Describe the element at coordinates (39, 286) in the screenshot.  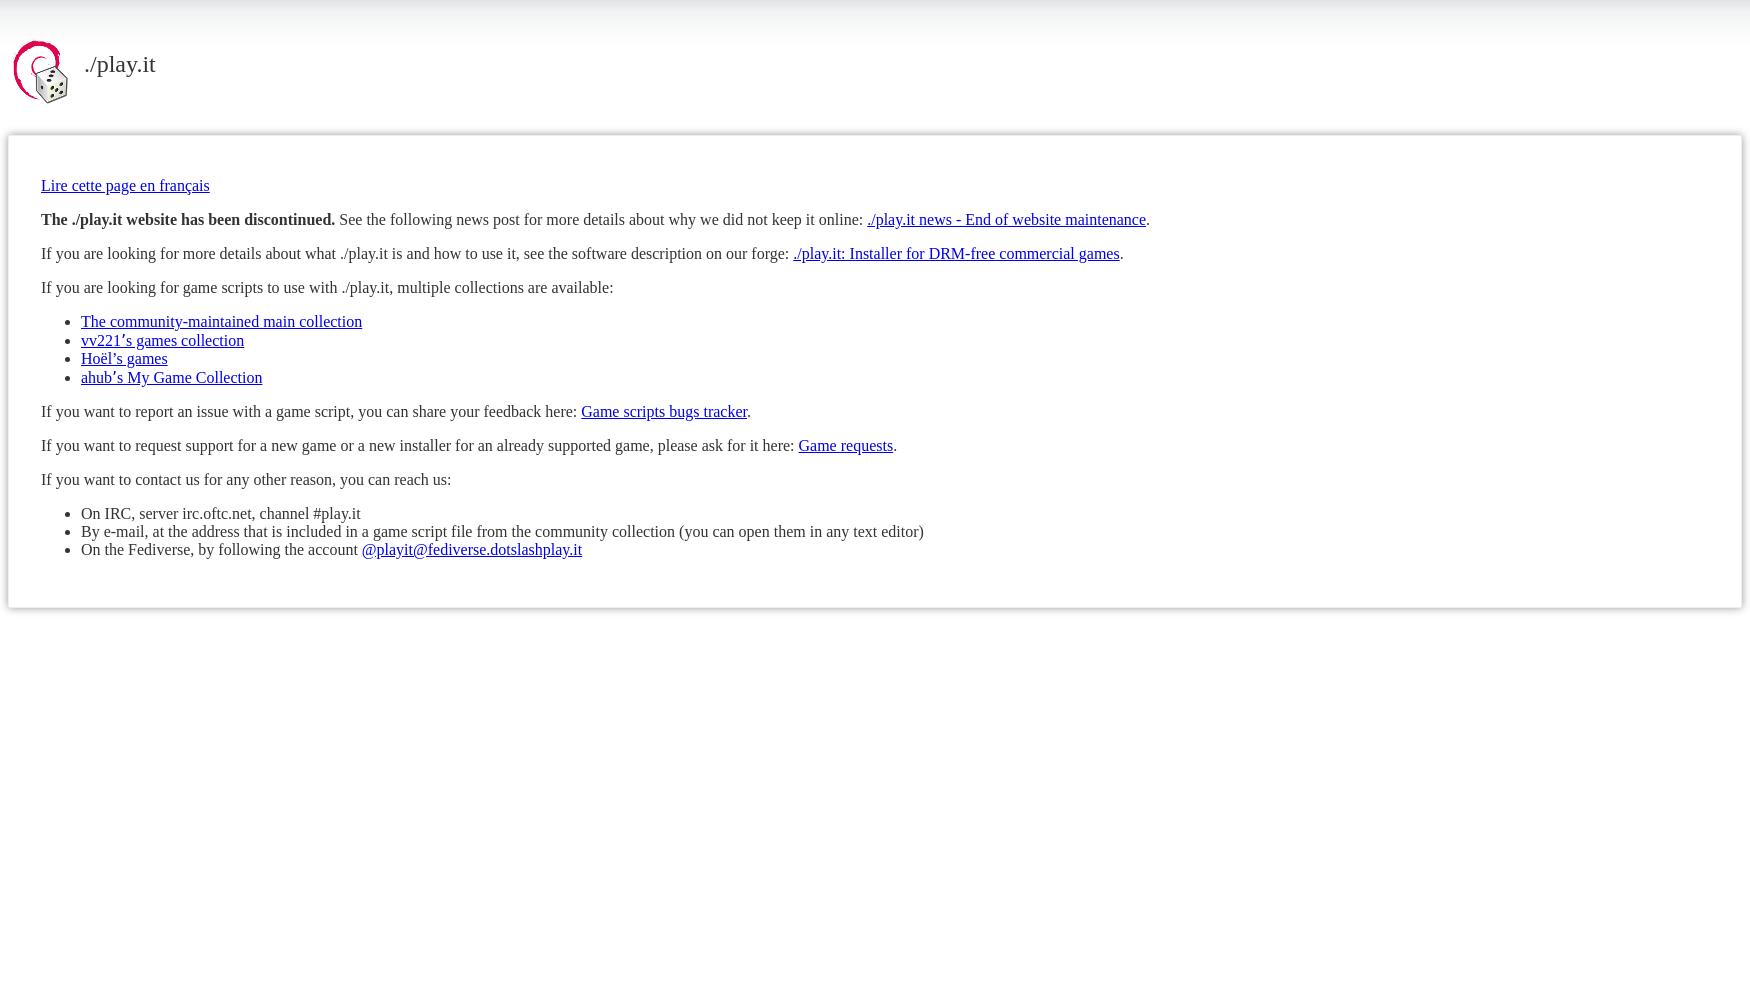
I see `'If you are looking for game scripts to use with ./play.it, multiple collections are available:'` at that location.